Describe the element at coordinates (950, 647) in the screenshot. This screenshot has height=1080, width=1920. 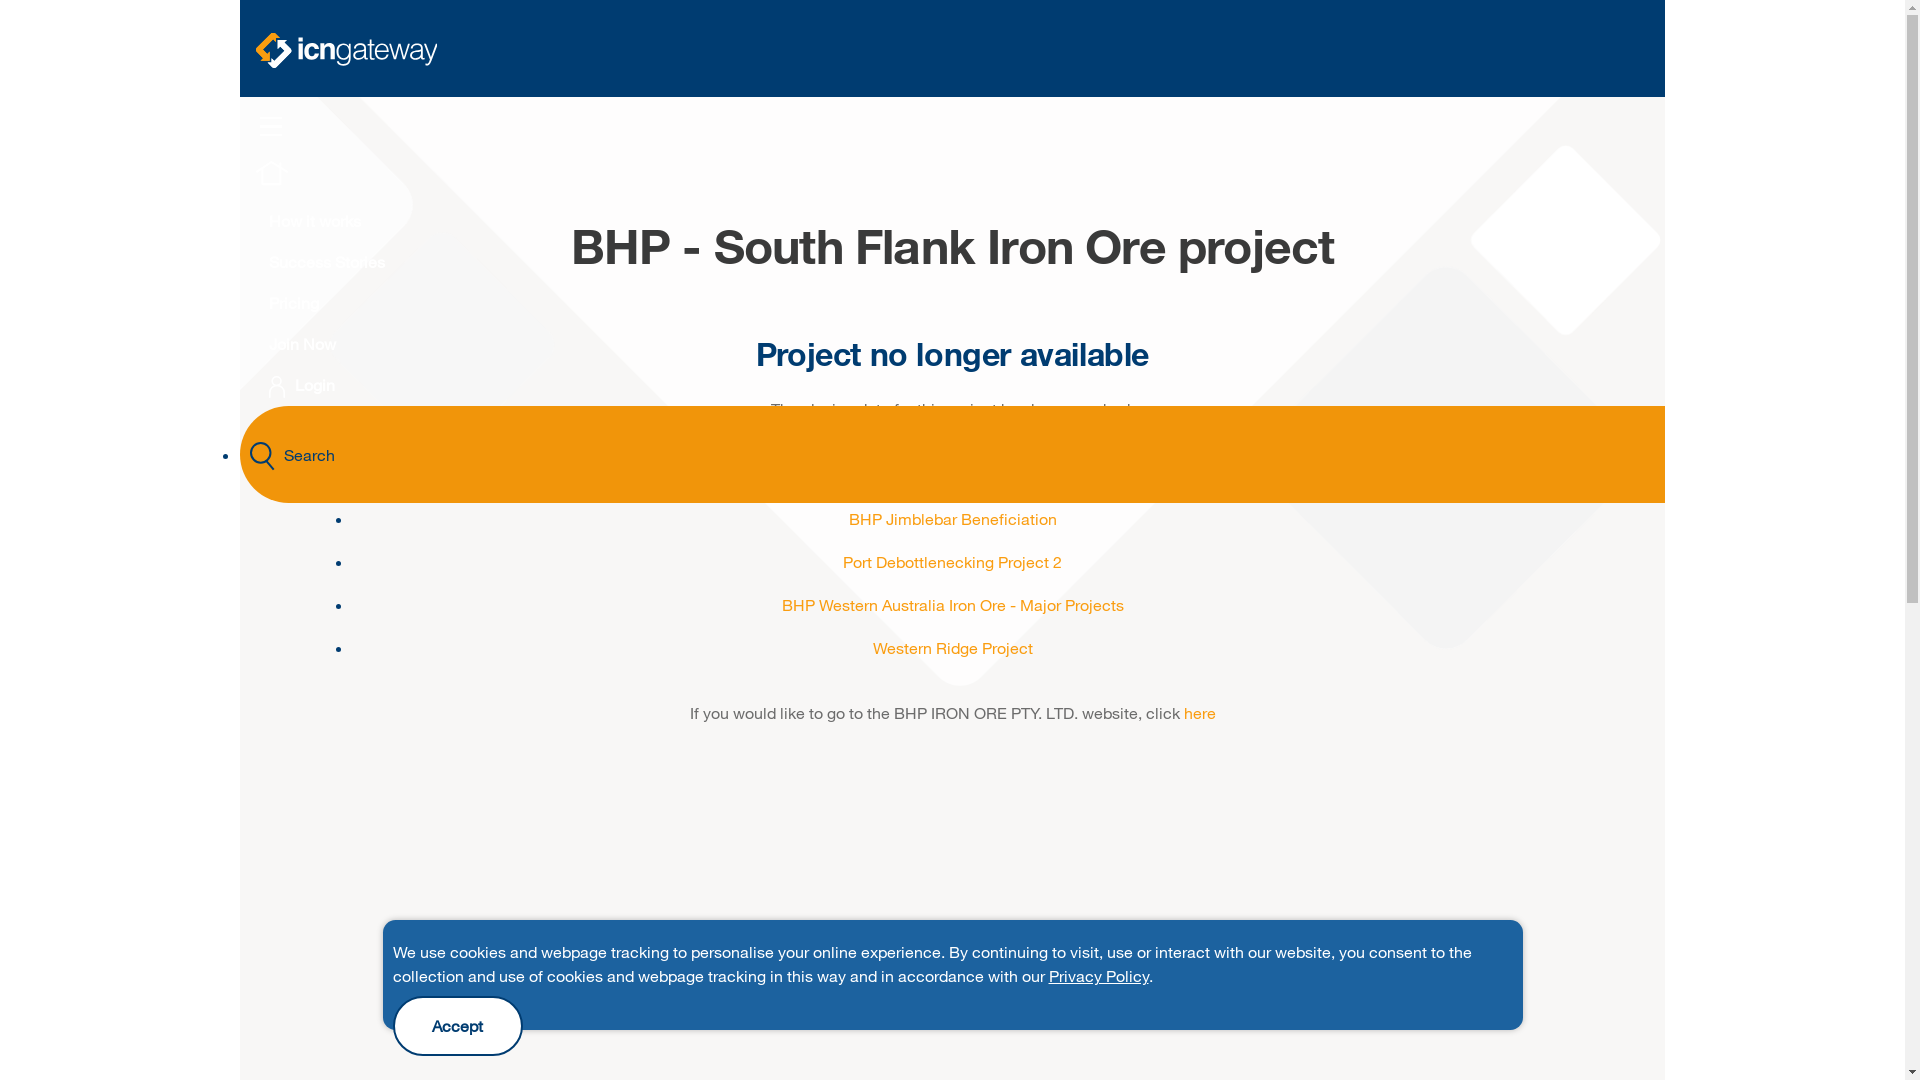
I see `'Western Ridge Project'` at that location.